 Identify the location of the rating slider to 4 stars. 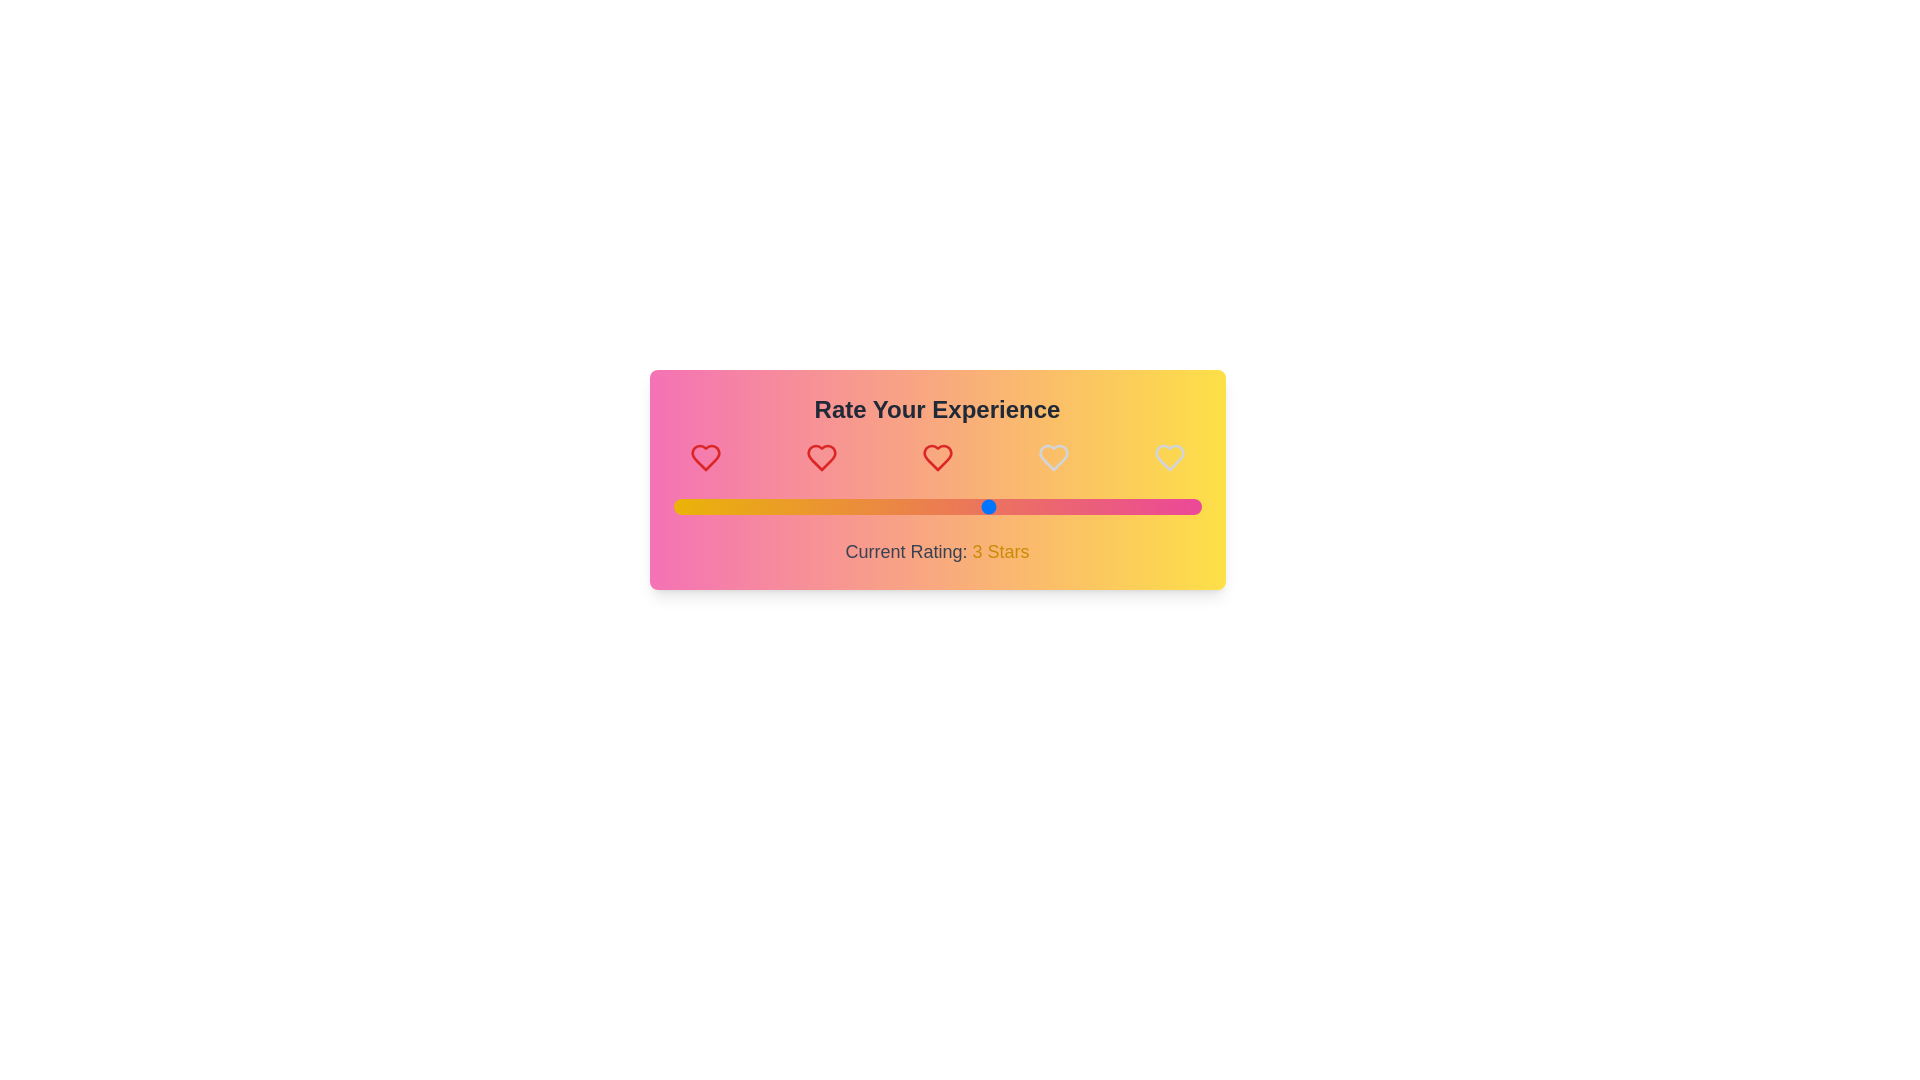
(1094, 505).